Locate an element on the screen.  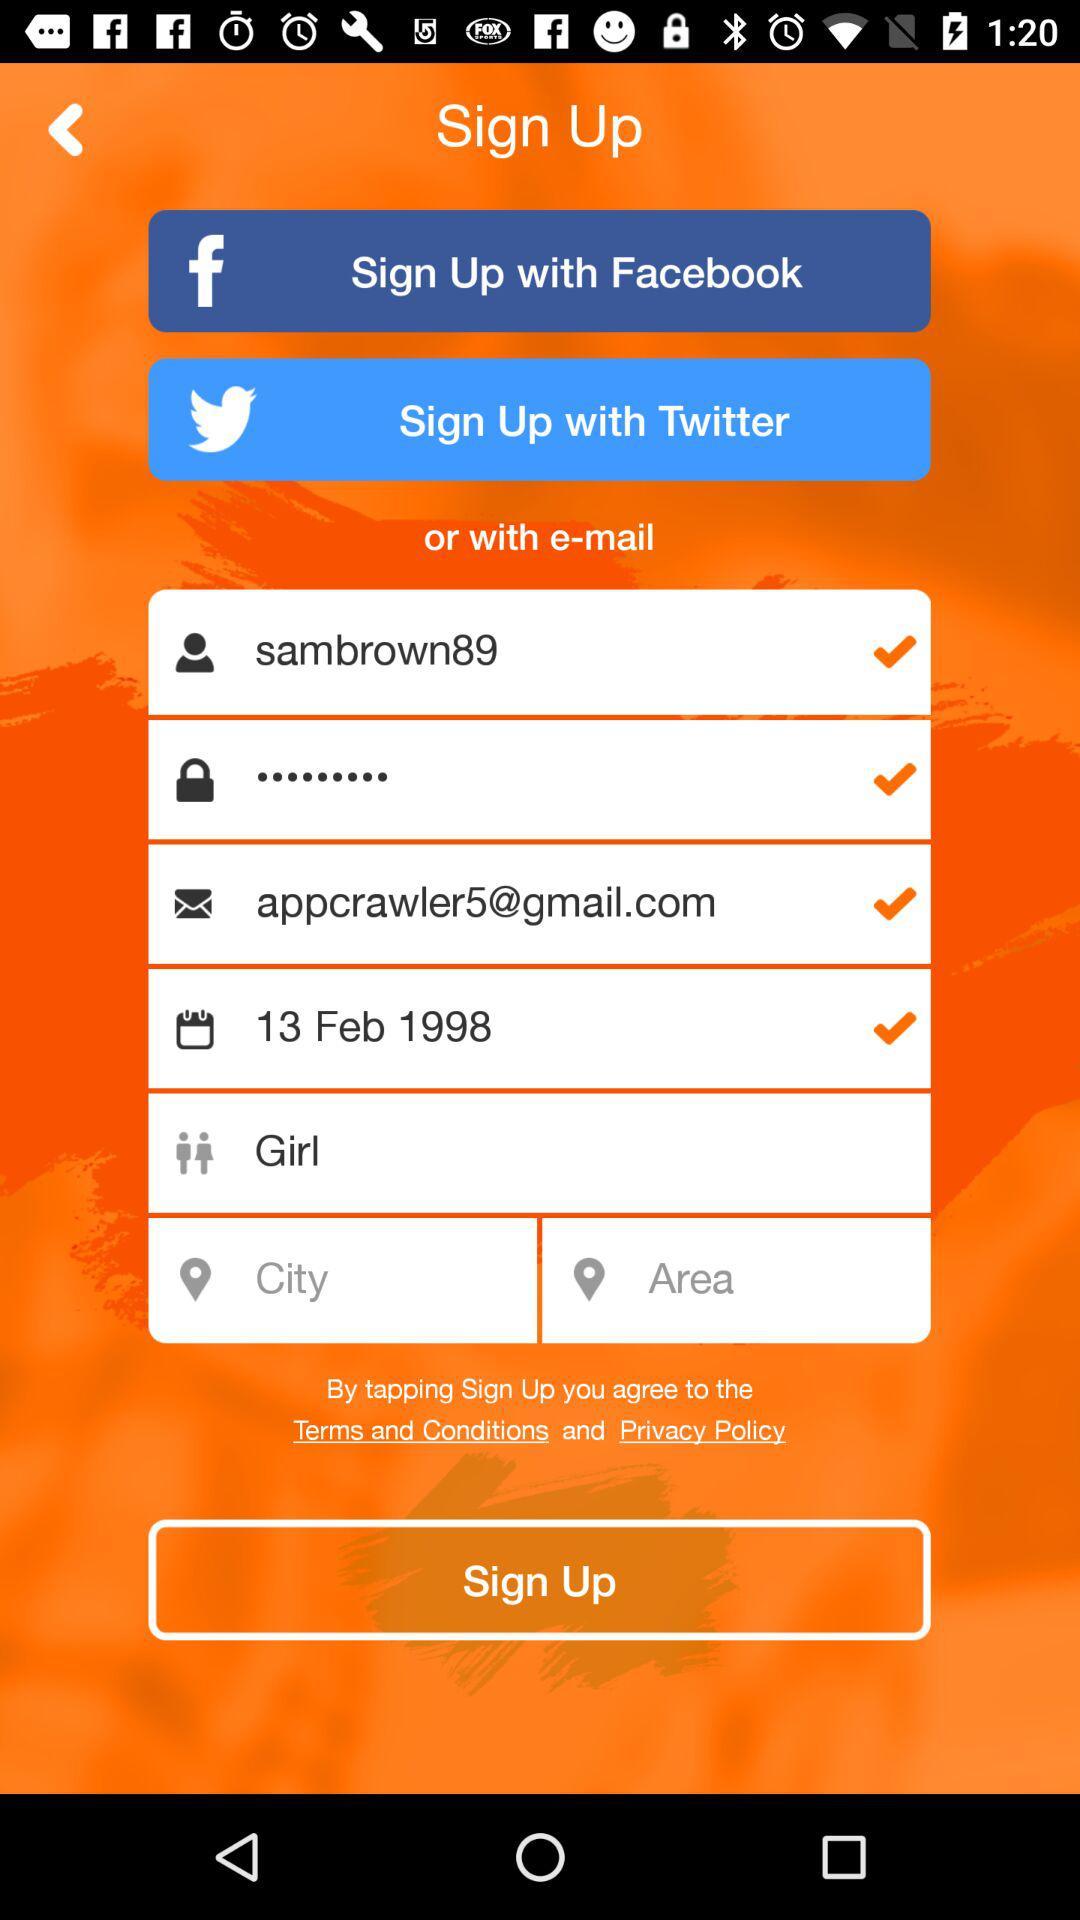
icon at the bottom right corner is located at coordinates (782, 1280).